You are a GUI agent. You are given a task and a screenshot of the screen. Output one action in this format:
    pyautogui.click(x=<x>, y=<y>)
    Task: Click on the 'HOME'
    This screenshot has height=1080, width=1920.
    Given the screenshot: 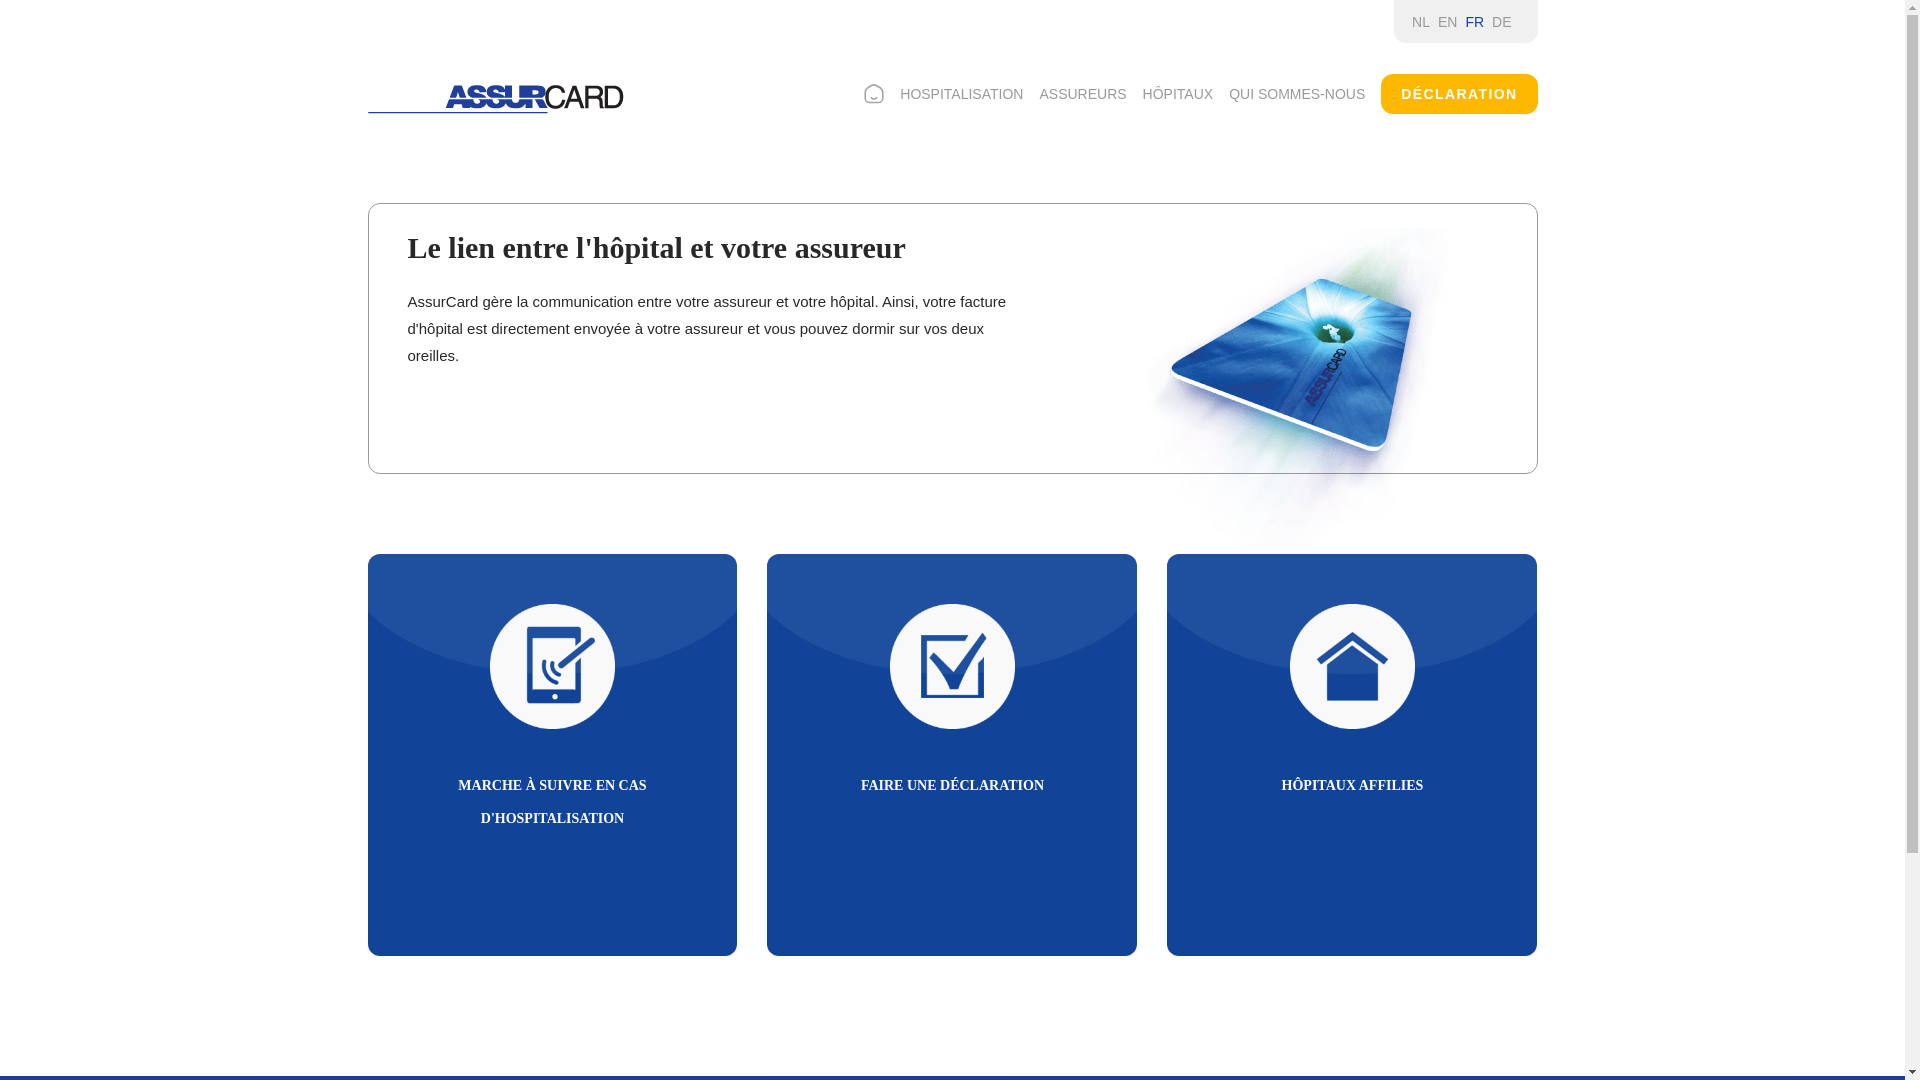 What is the action you would take?
    pyautogui.click(x=873, y=93)
    